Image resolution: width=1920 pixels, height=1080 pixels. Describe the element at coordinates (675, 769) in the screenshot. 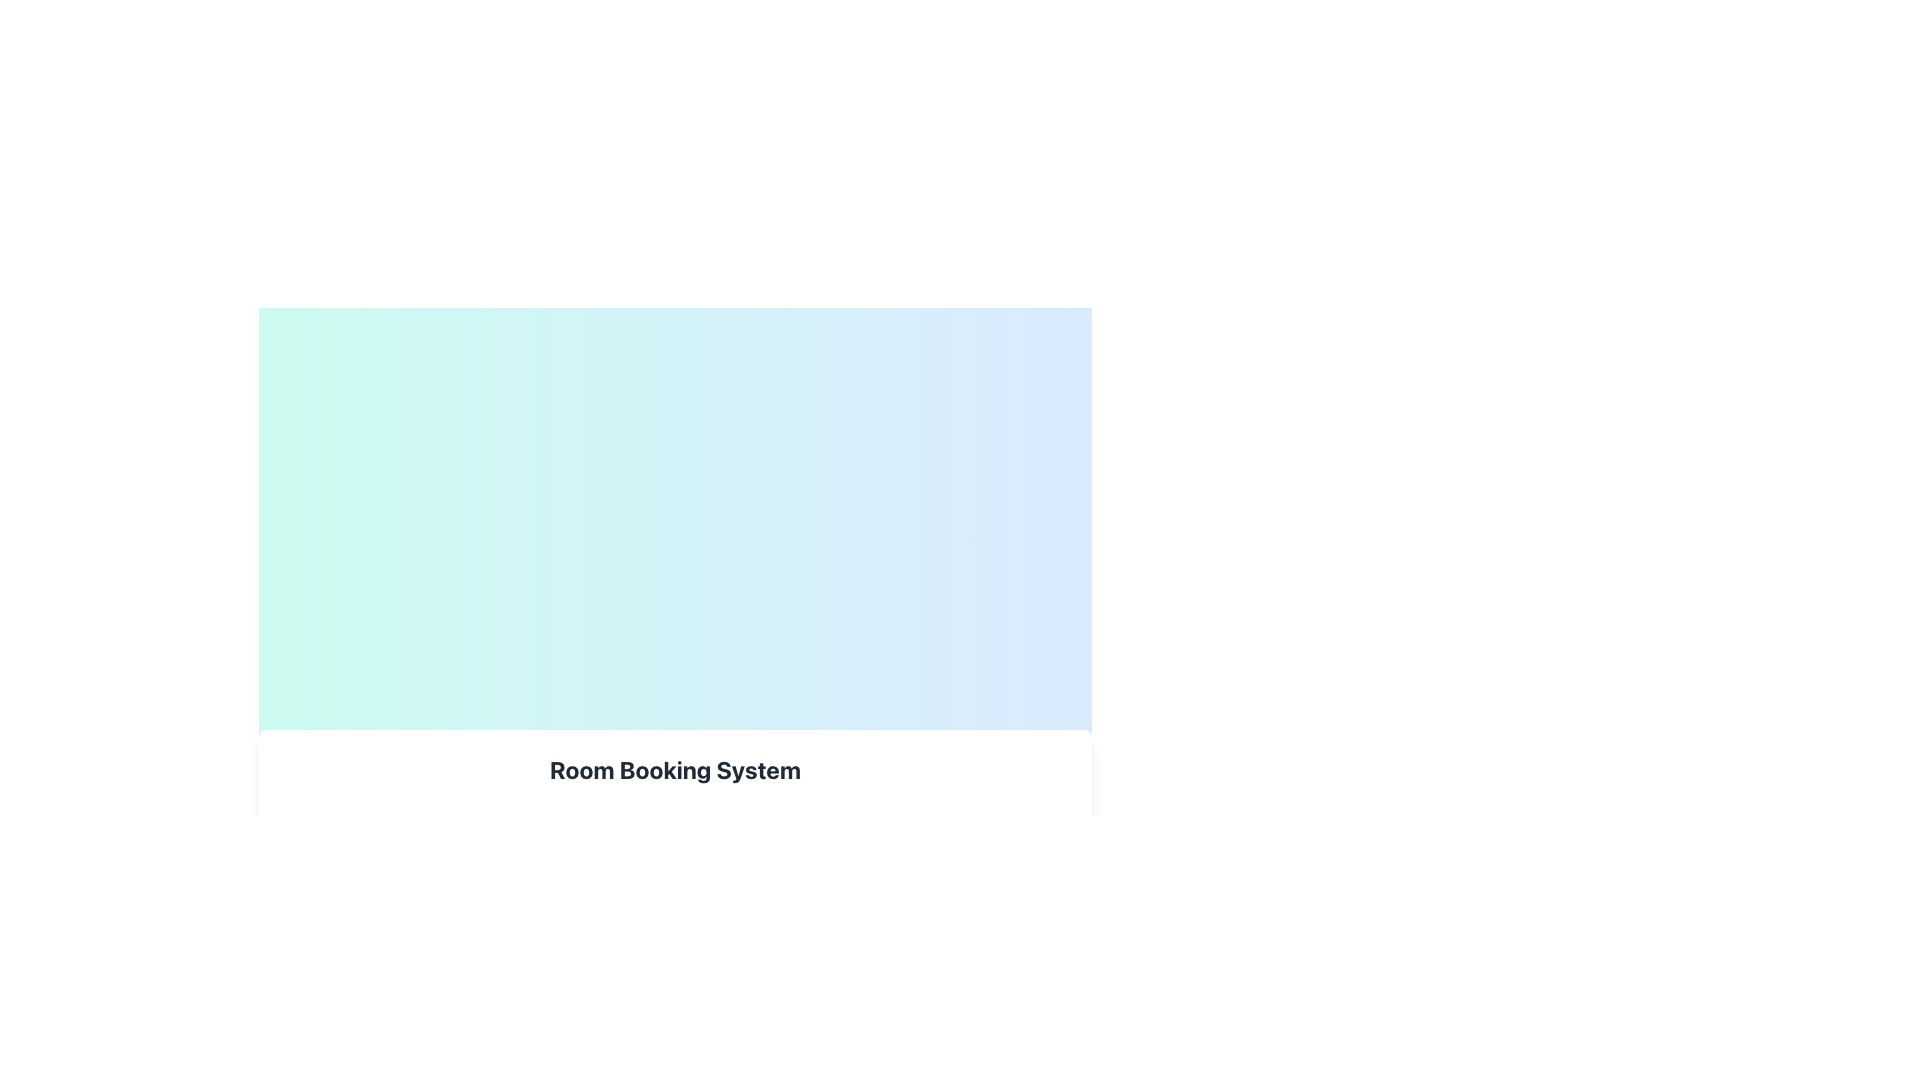

I see `the 'Room Booking System' text label` at that location.